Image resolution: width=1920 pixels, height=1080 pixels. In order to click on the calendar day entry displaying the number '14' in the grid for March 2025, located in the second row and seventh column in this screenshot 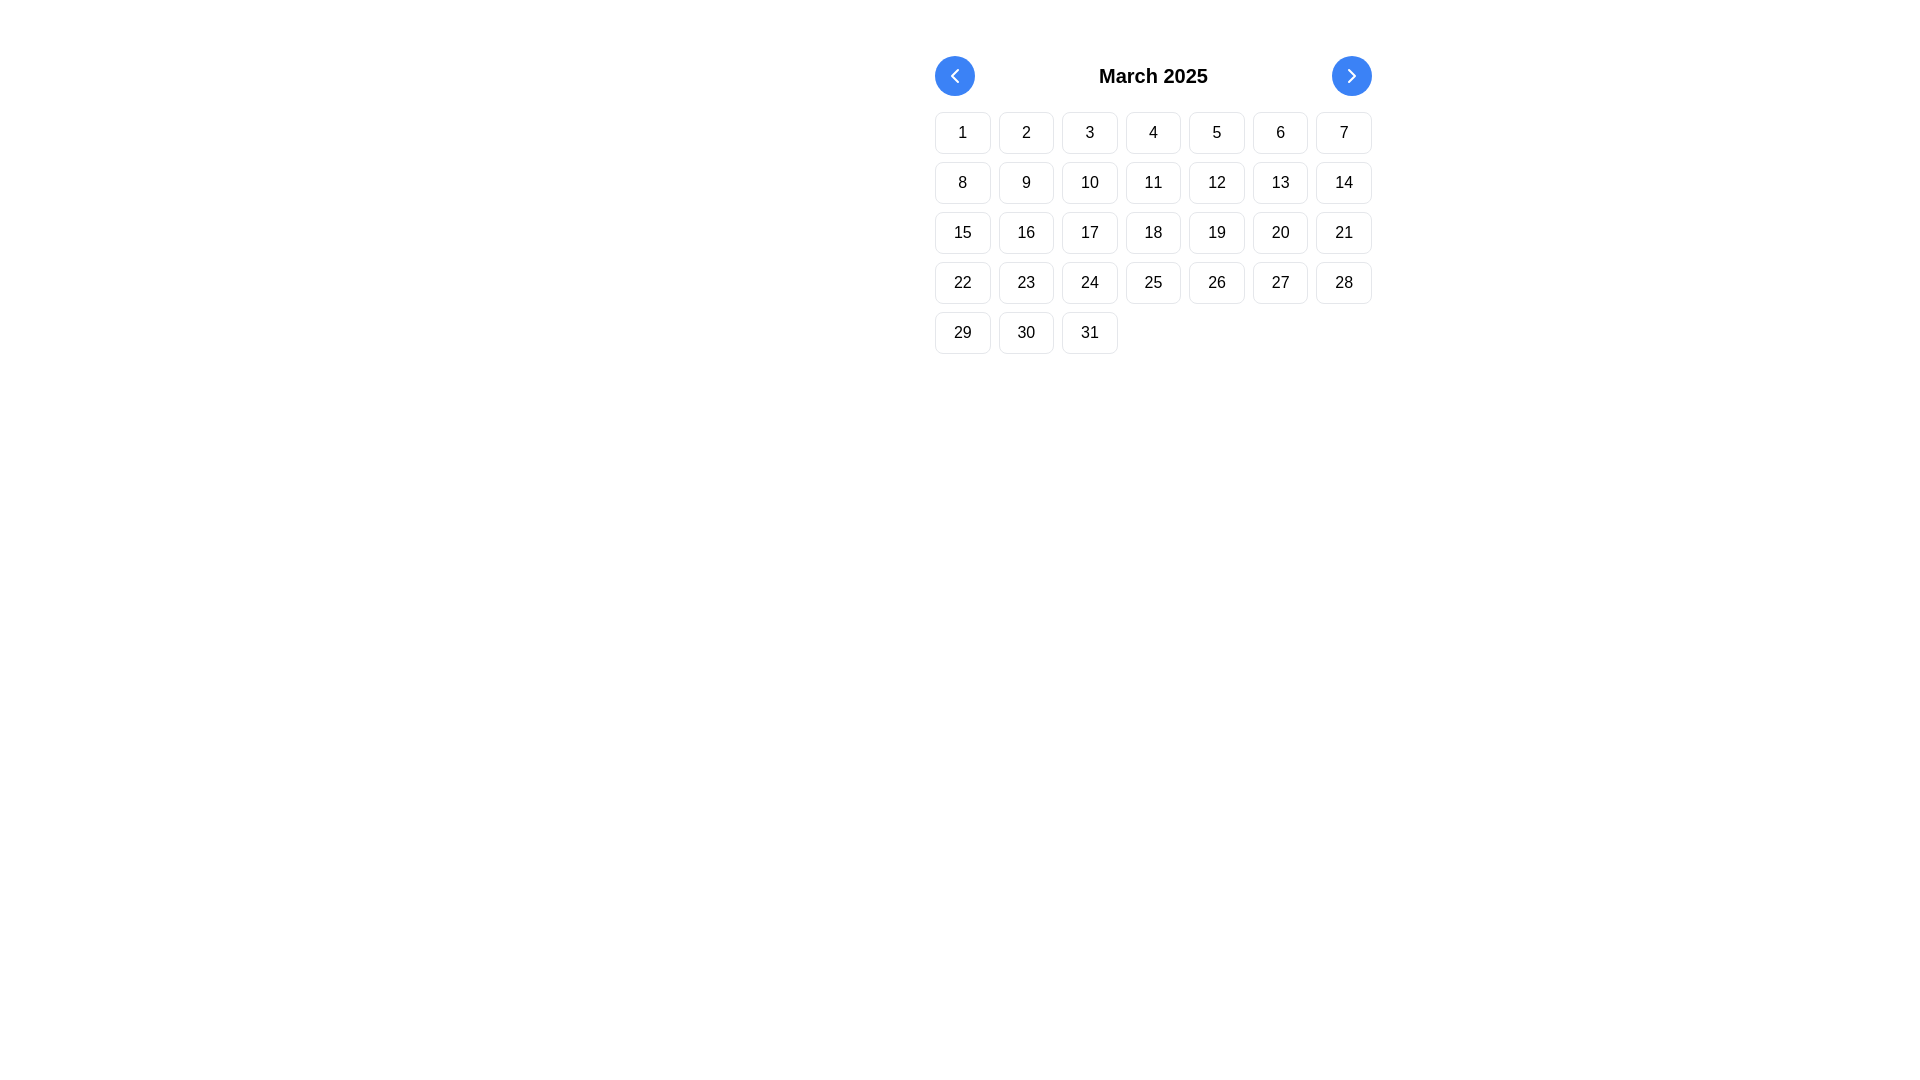, I will do `click(1344, 182)`.